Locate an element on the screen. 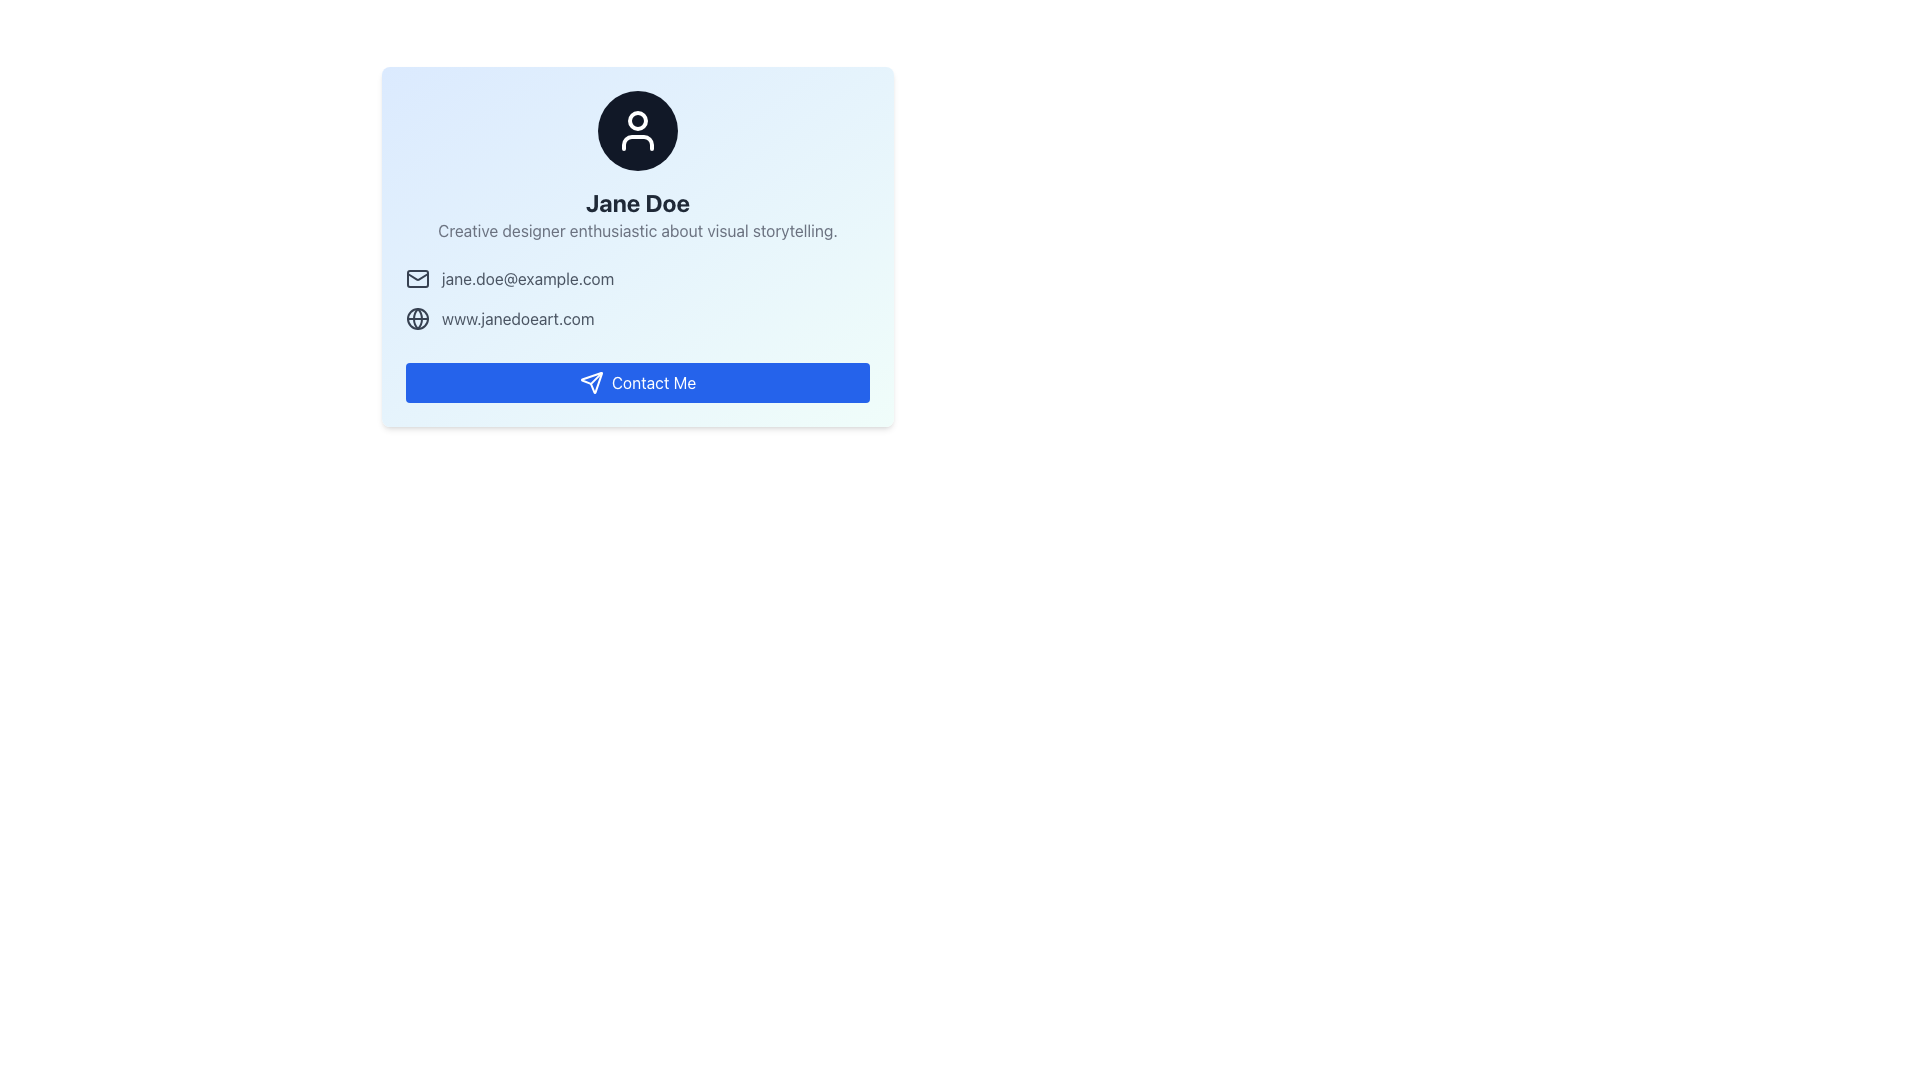 The width and height of the screenshot is (1920, 1080). the 'Contact Me' button, which is a blue rectangular button with rounded edges located at the bottom of the card, below the text 'www.janedoeart.com' is located at coordinates (637, 382).